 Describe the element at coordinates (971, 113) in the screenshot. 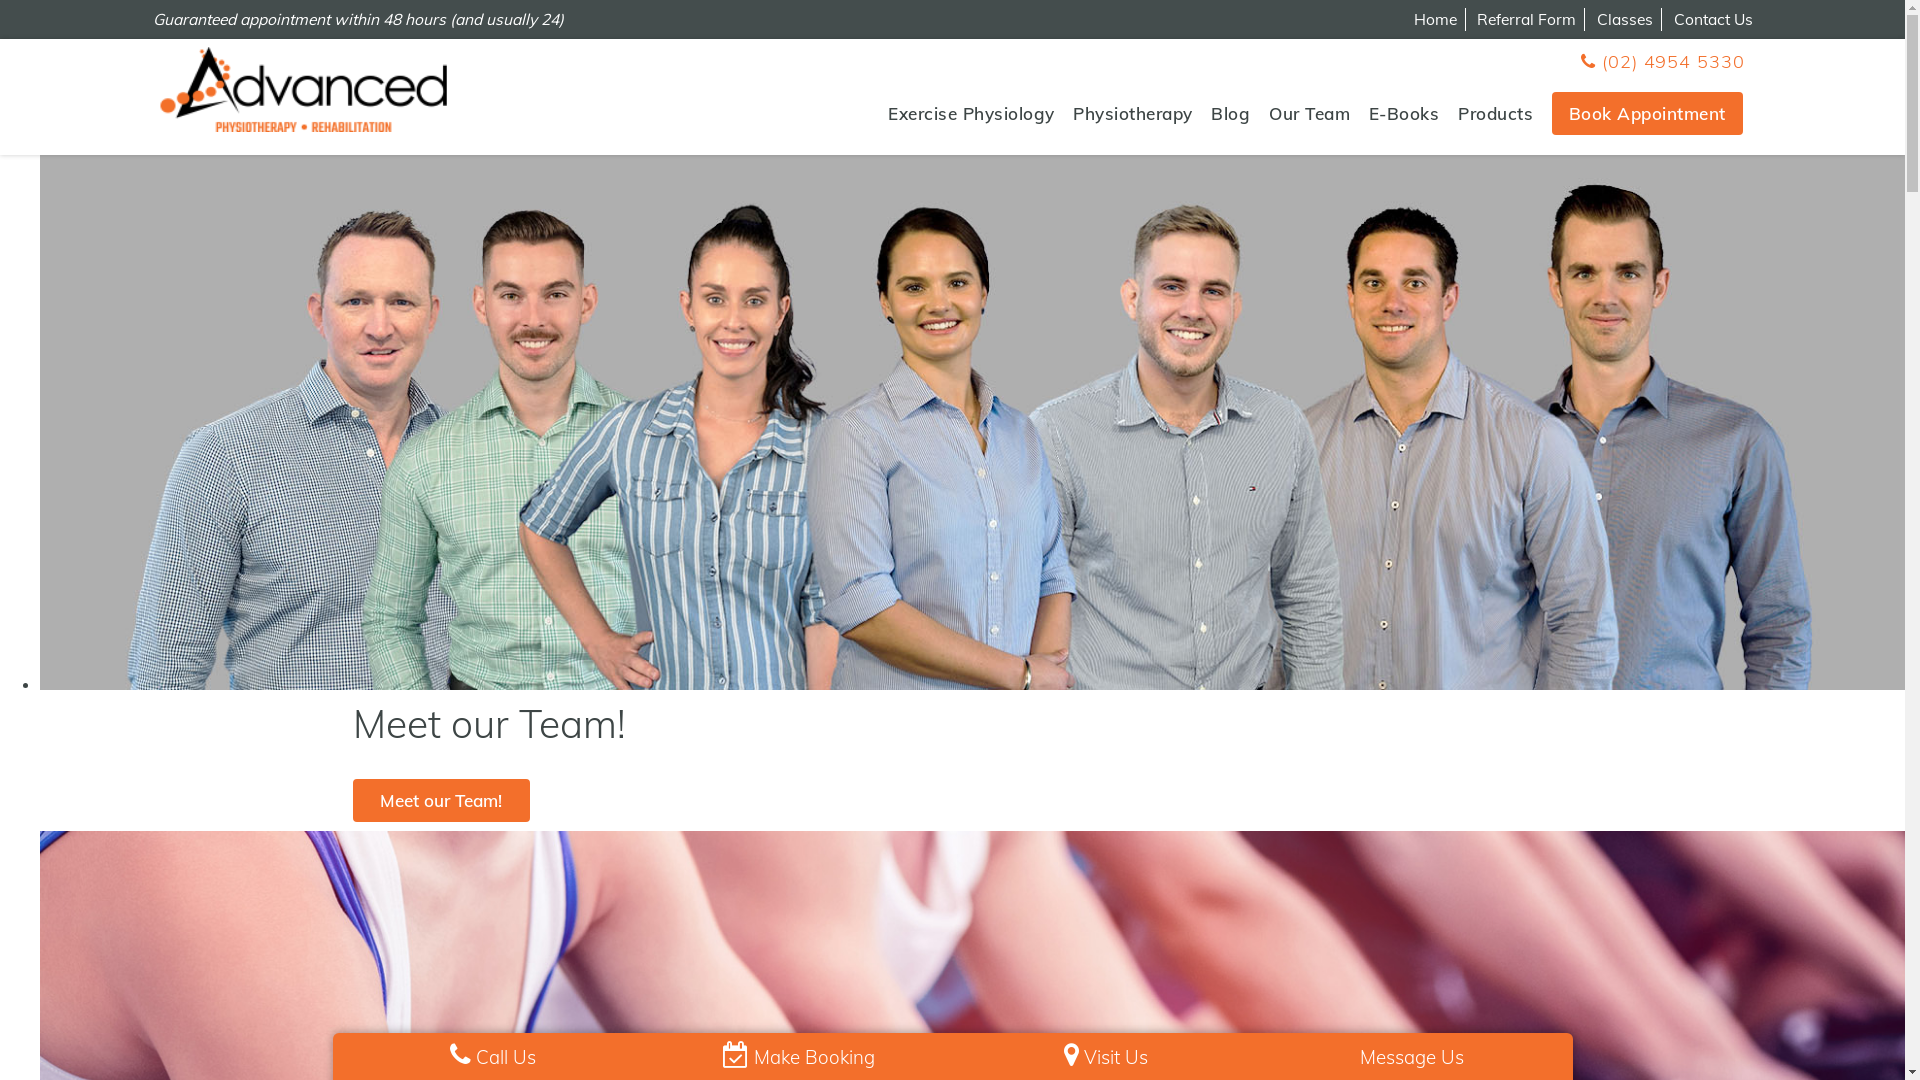

I see `'Exercise Physiology'` at that location.